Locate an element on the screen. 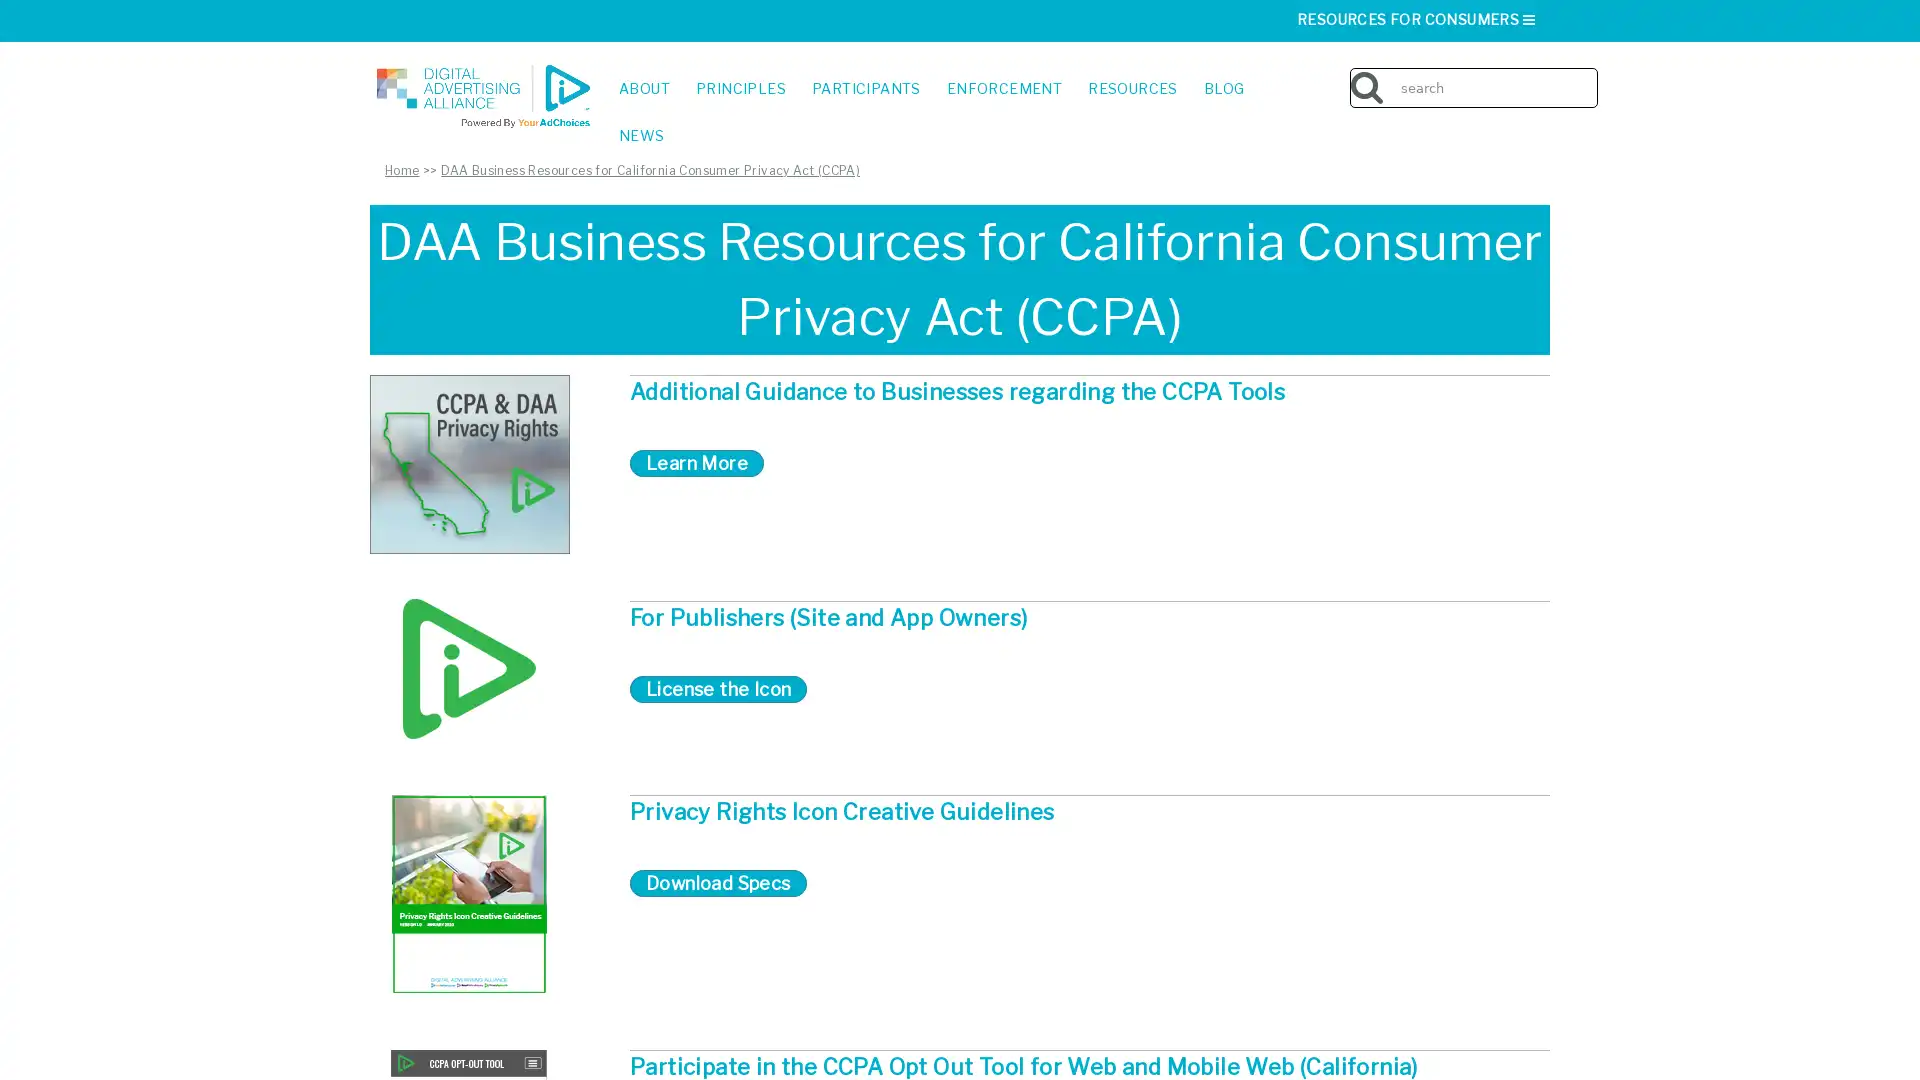 The width and height of the screenshot is (1920, 1080). Search is located at coordinates (1588, 72).